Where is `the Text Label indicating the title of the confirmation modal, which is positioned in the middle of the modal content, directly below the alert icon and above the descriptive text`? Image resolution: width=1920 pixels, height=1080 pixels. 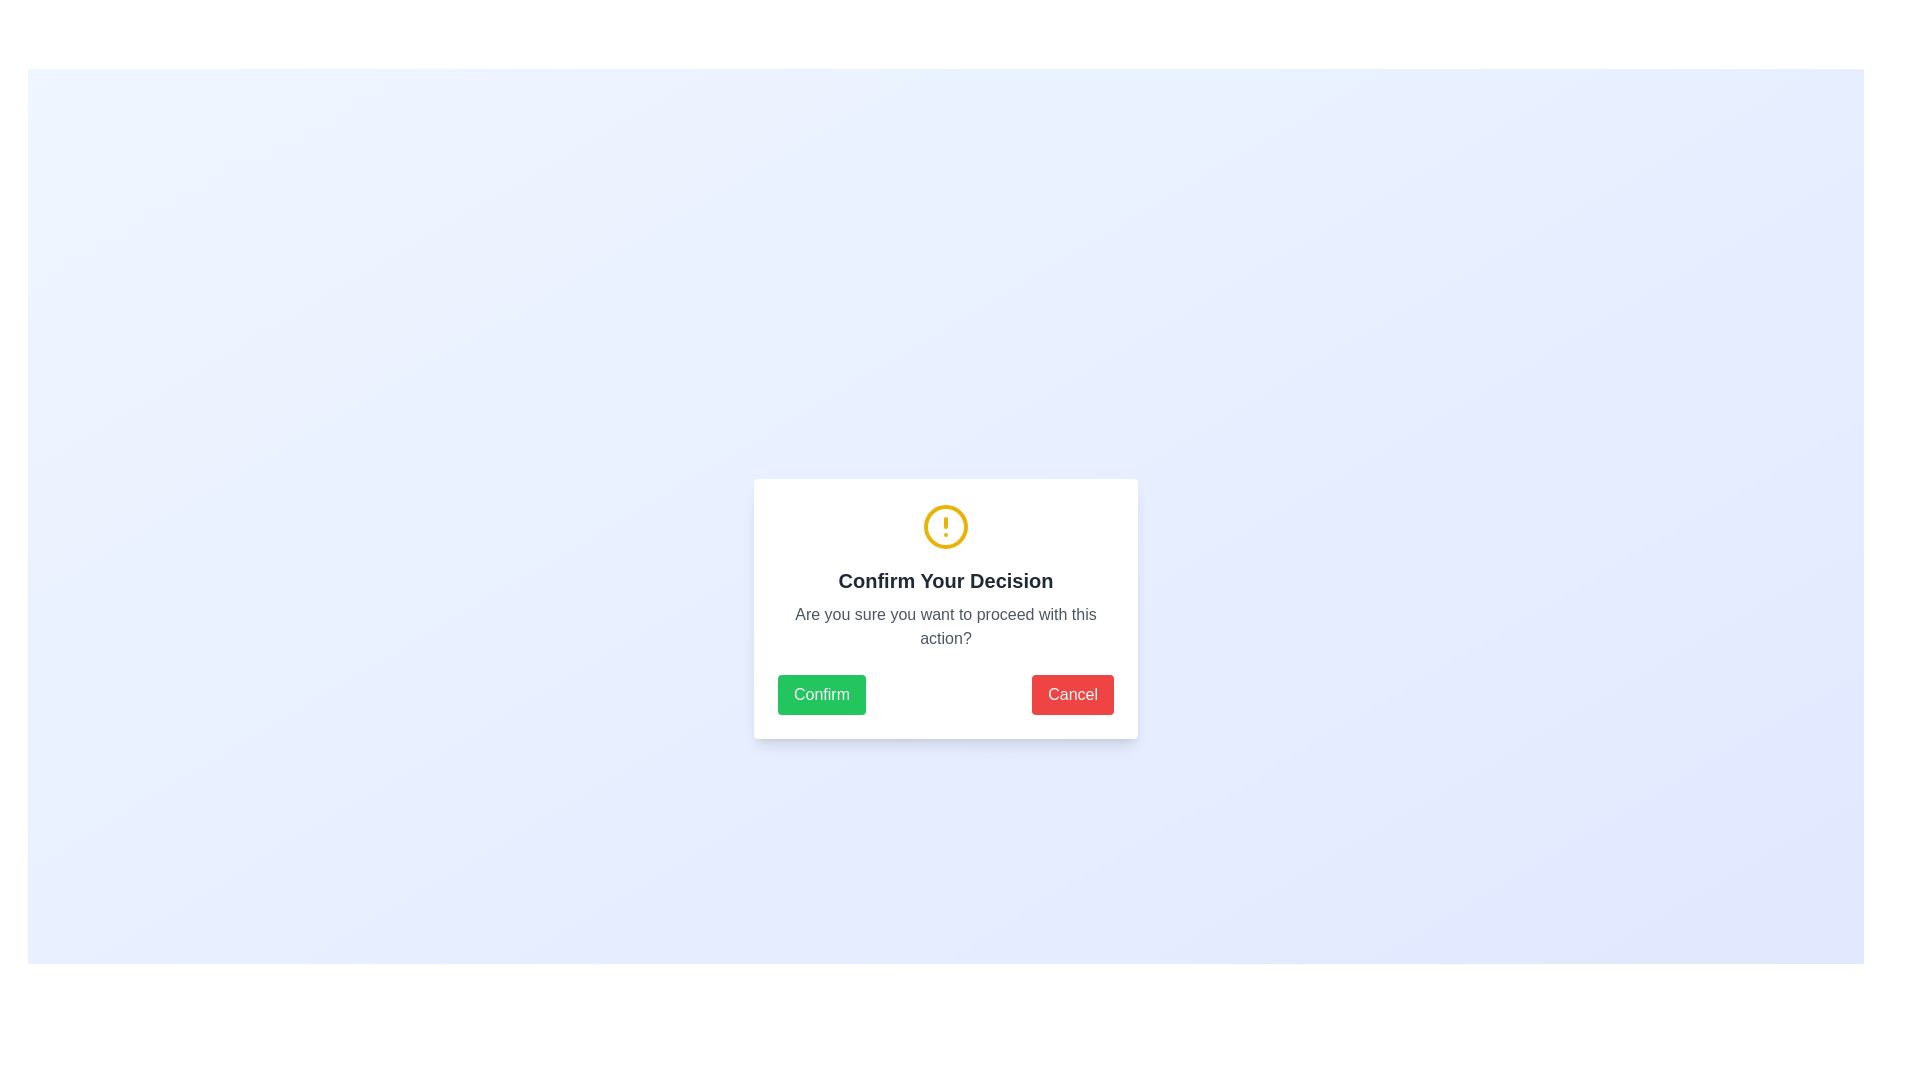
the Text Label indicating the title of the confirmation modal, which is positioned in the middle of the modal content, directly below the alert icon and above the descriptive text is located at coordinates (944, 581).